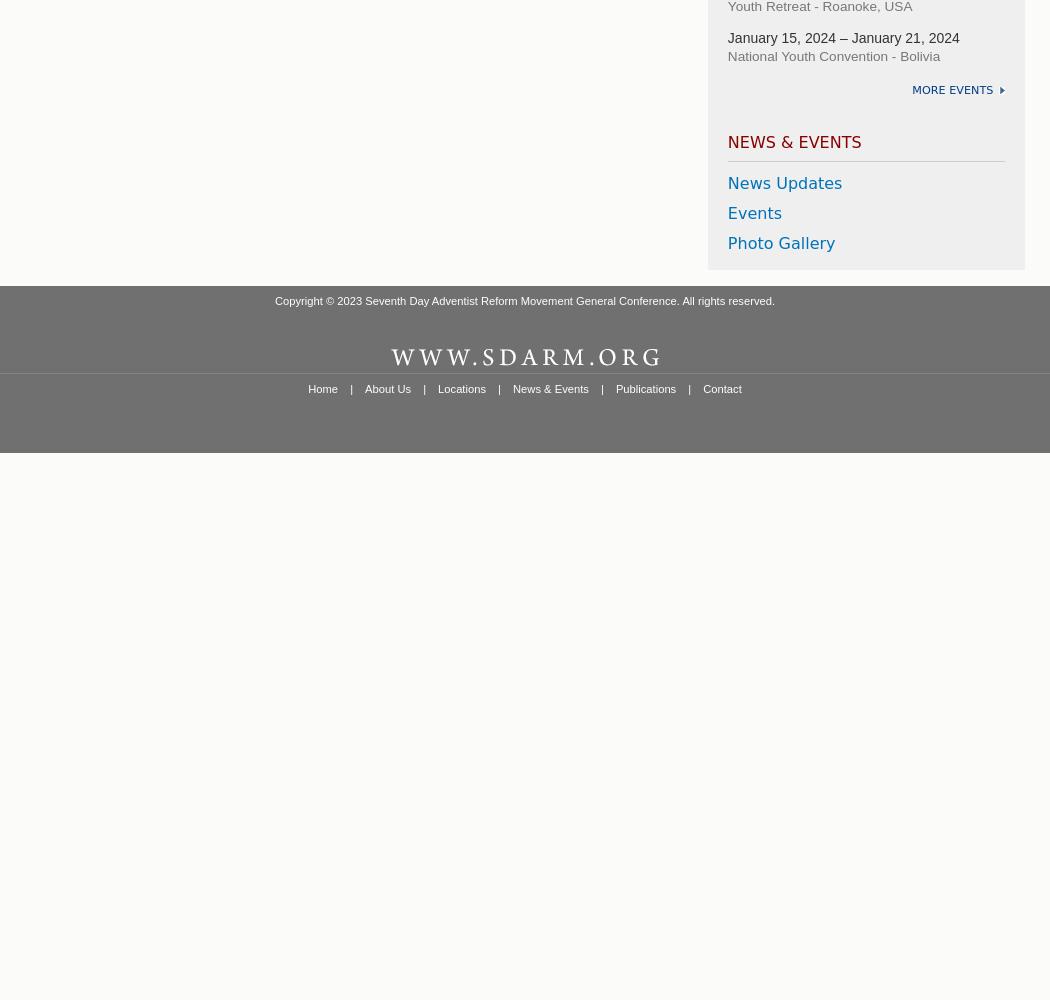 The width and height of the screenshot is (1050, 1000). I want to click on 'Photo Gallery', so click(780, 242).